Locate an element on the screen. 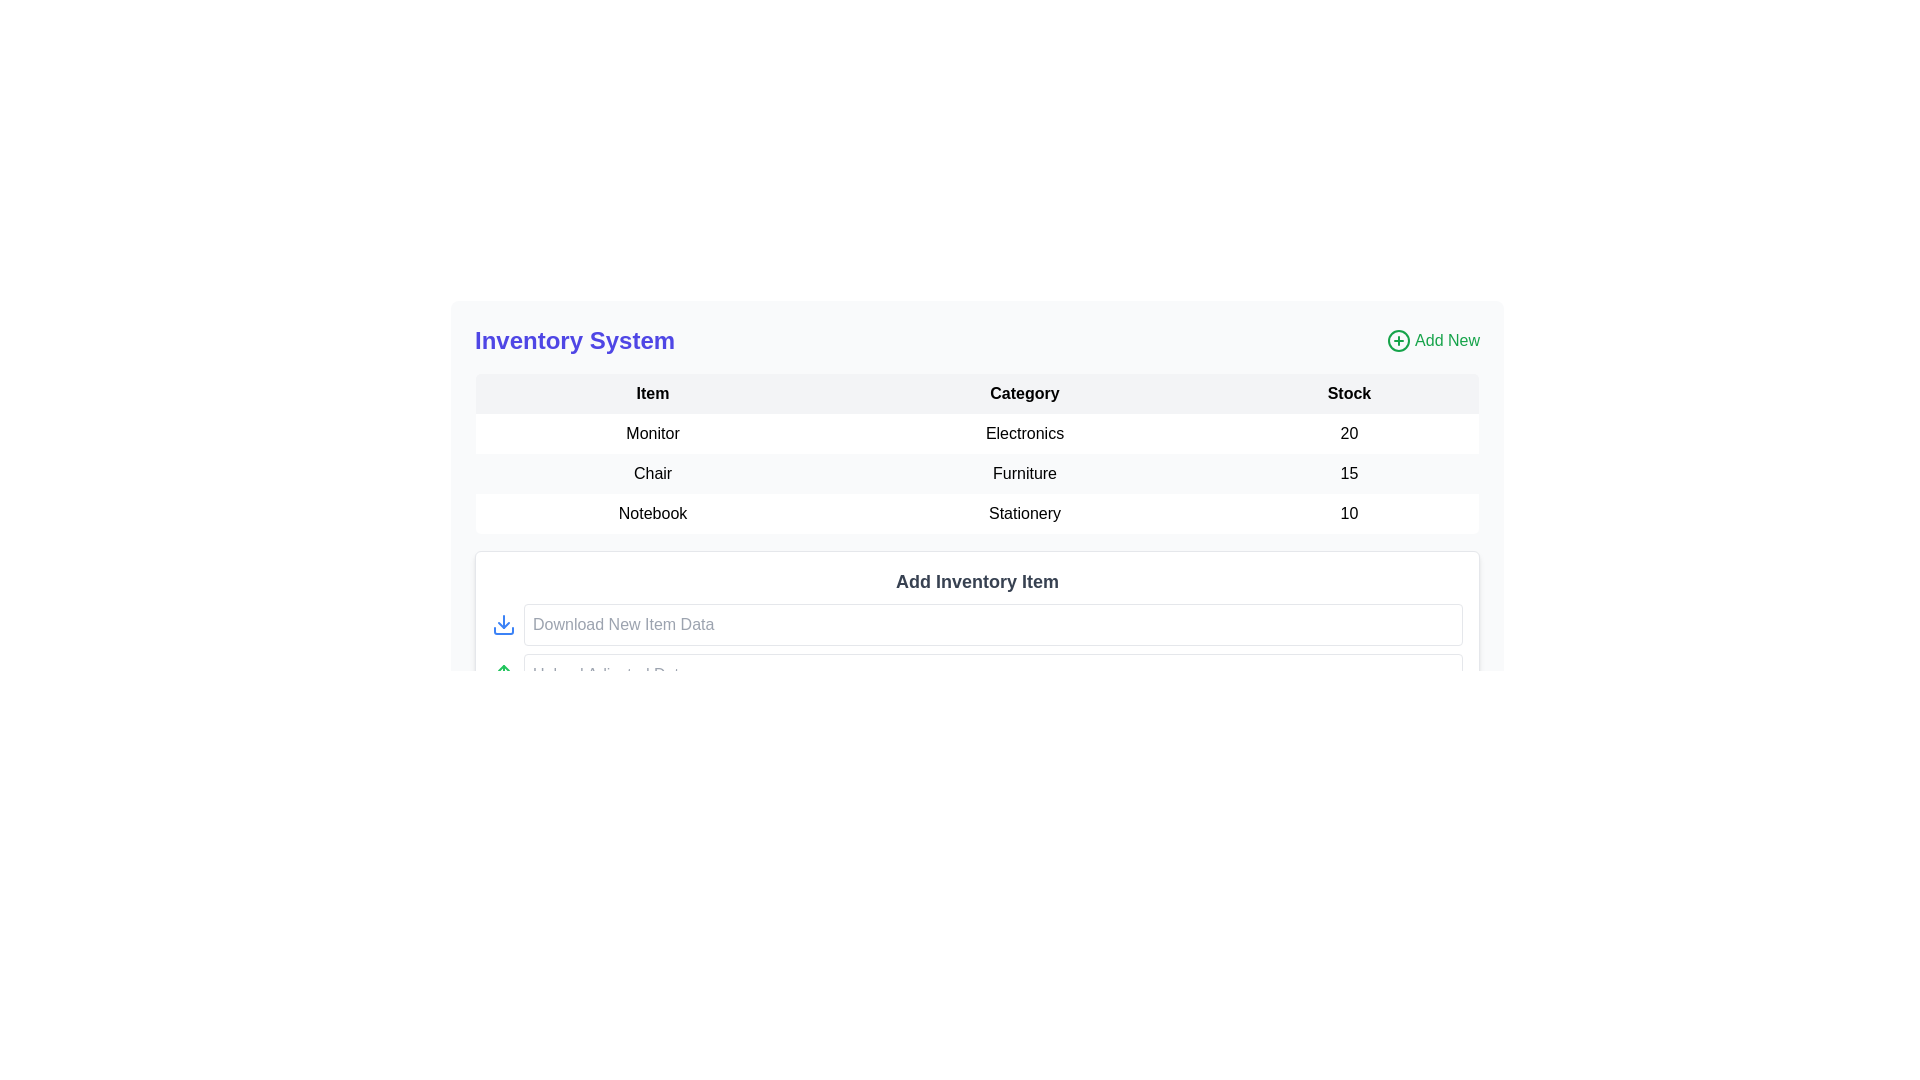 This screenshot has height=1080, width=1920. the second row in the 'Inventory System' table that displays details of the item 'Chair', its category 'Furniture', and its stock quantity '15' is located at coordinates (977, 474).